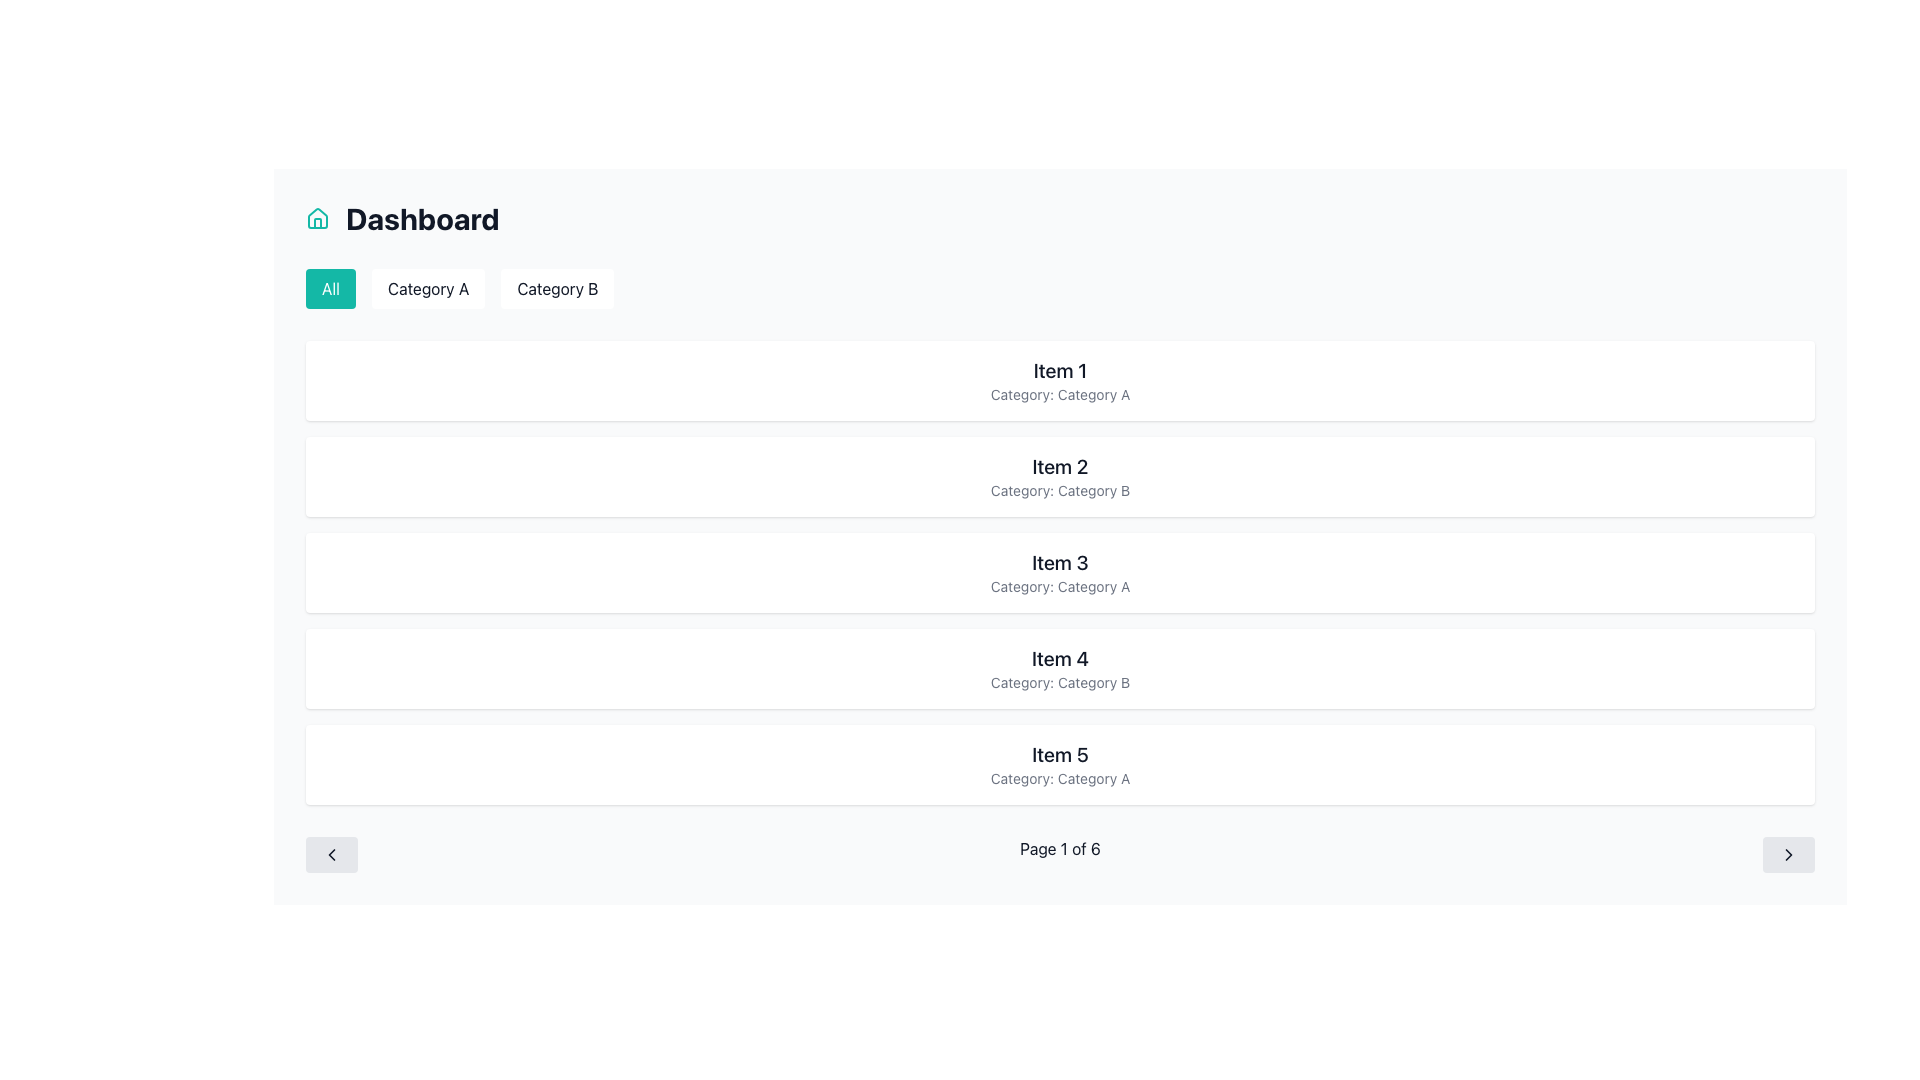 Image resolution: width=1920 pixels, height=1080 pixels. I want to click on the small leftward-pointing chevron icon styled with SVG paths, located in the bottom-left corner of the interface, so click(331, 855).